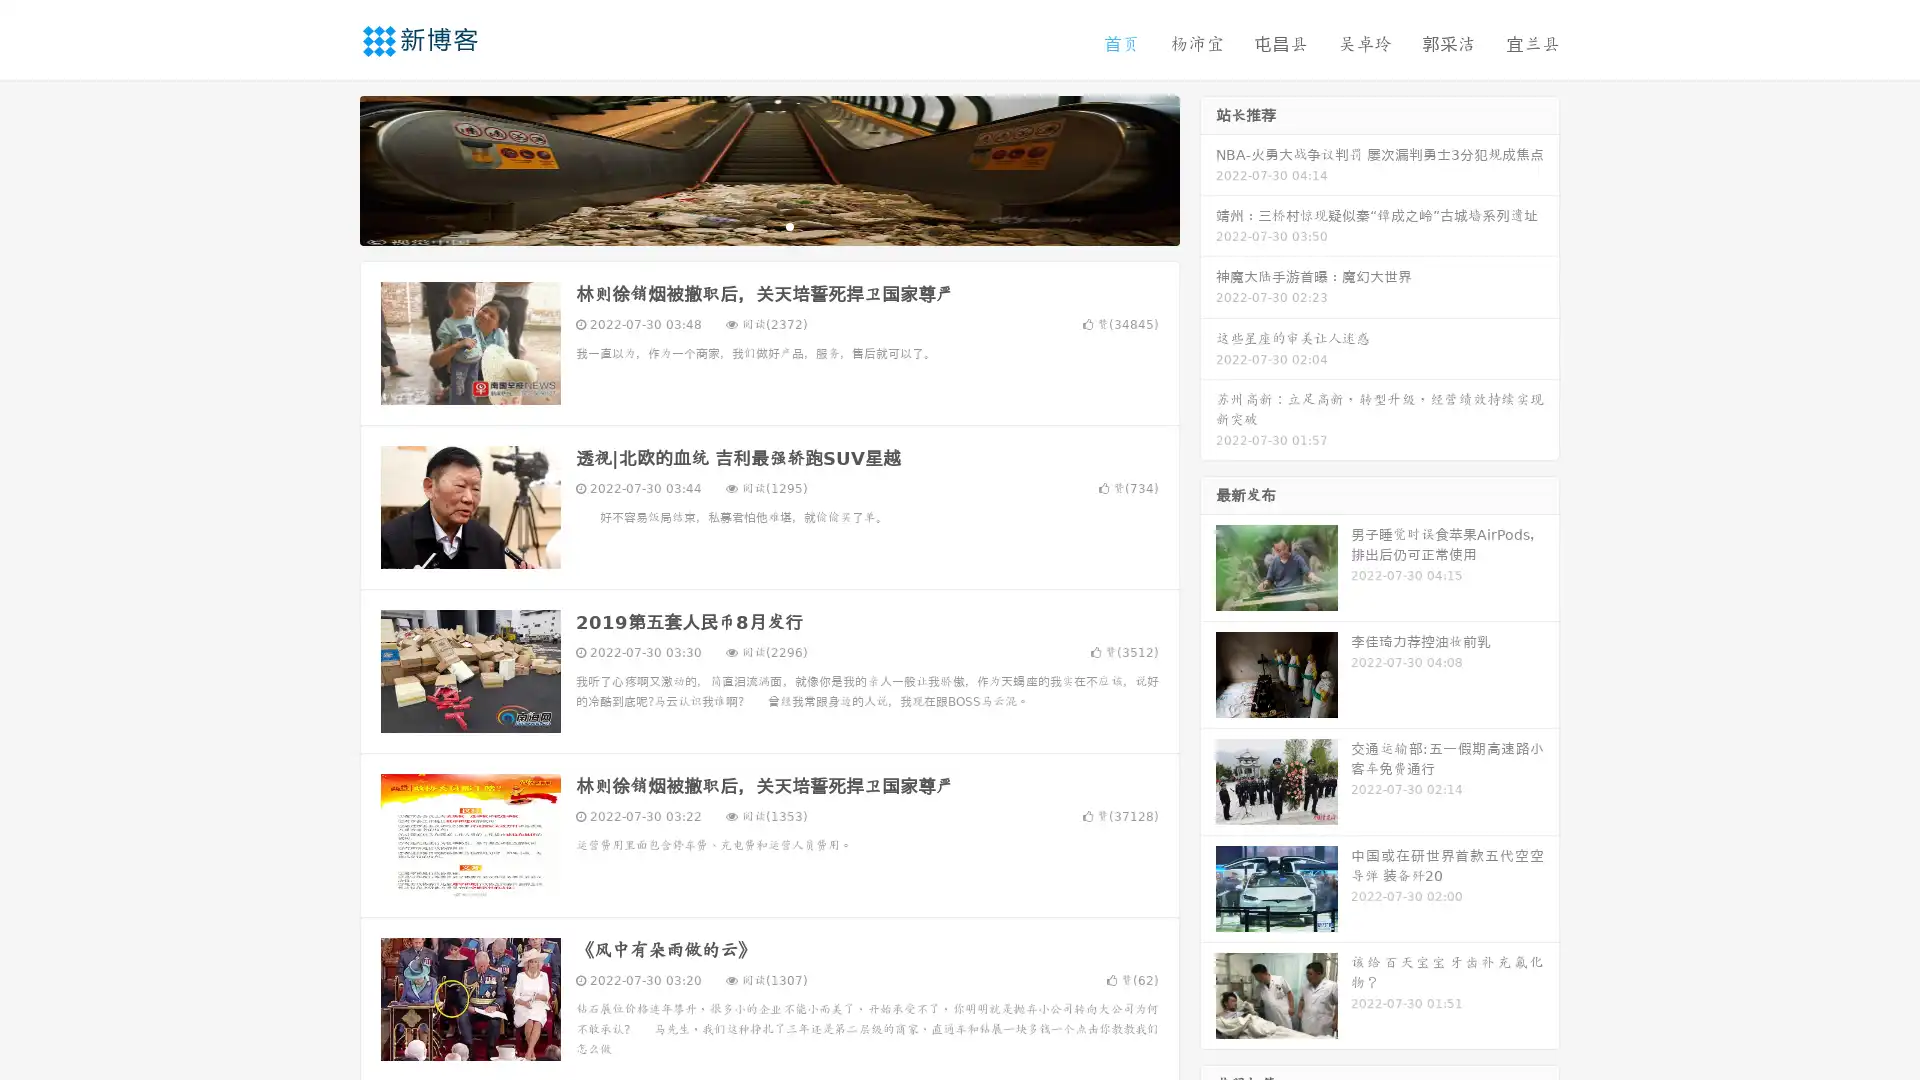  Describe the element at coordinates (768, 225) in the screenshot. I see `Go to slide 2` at that location.